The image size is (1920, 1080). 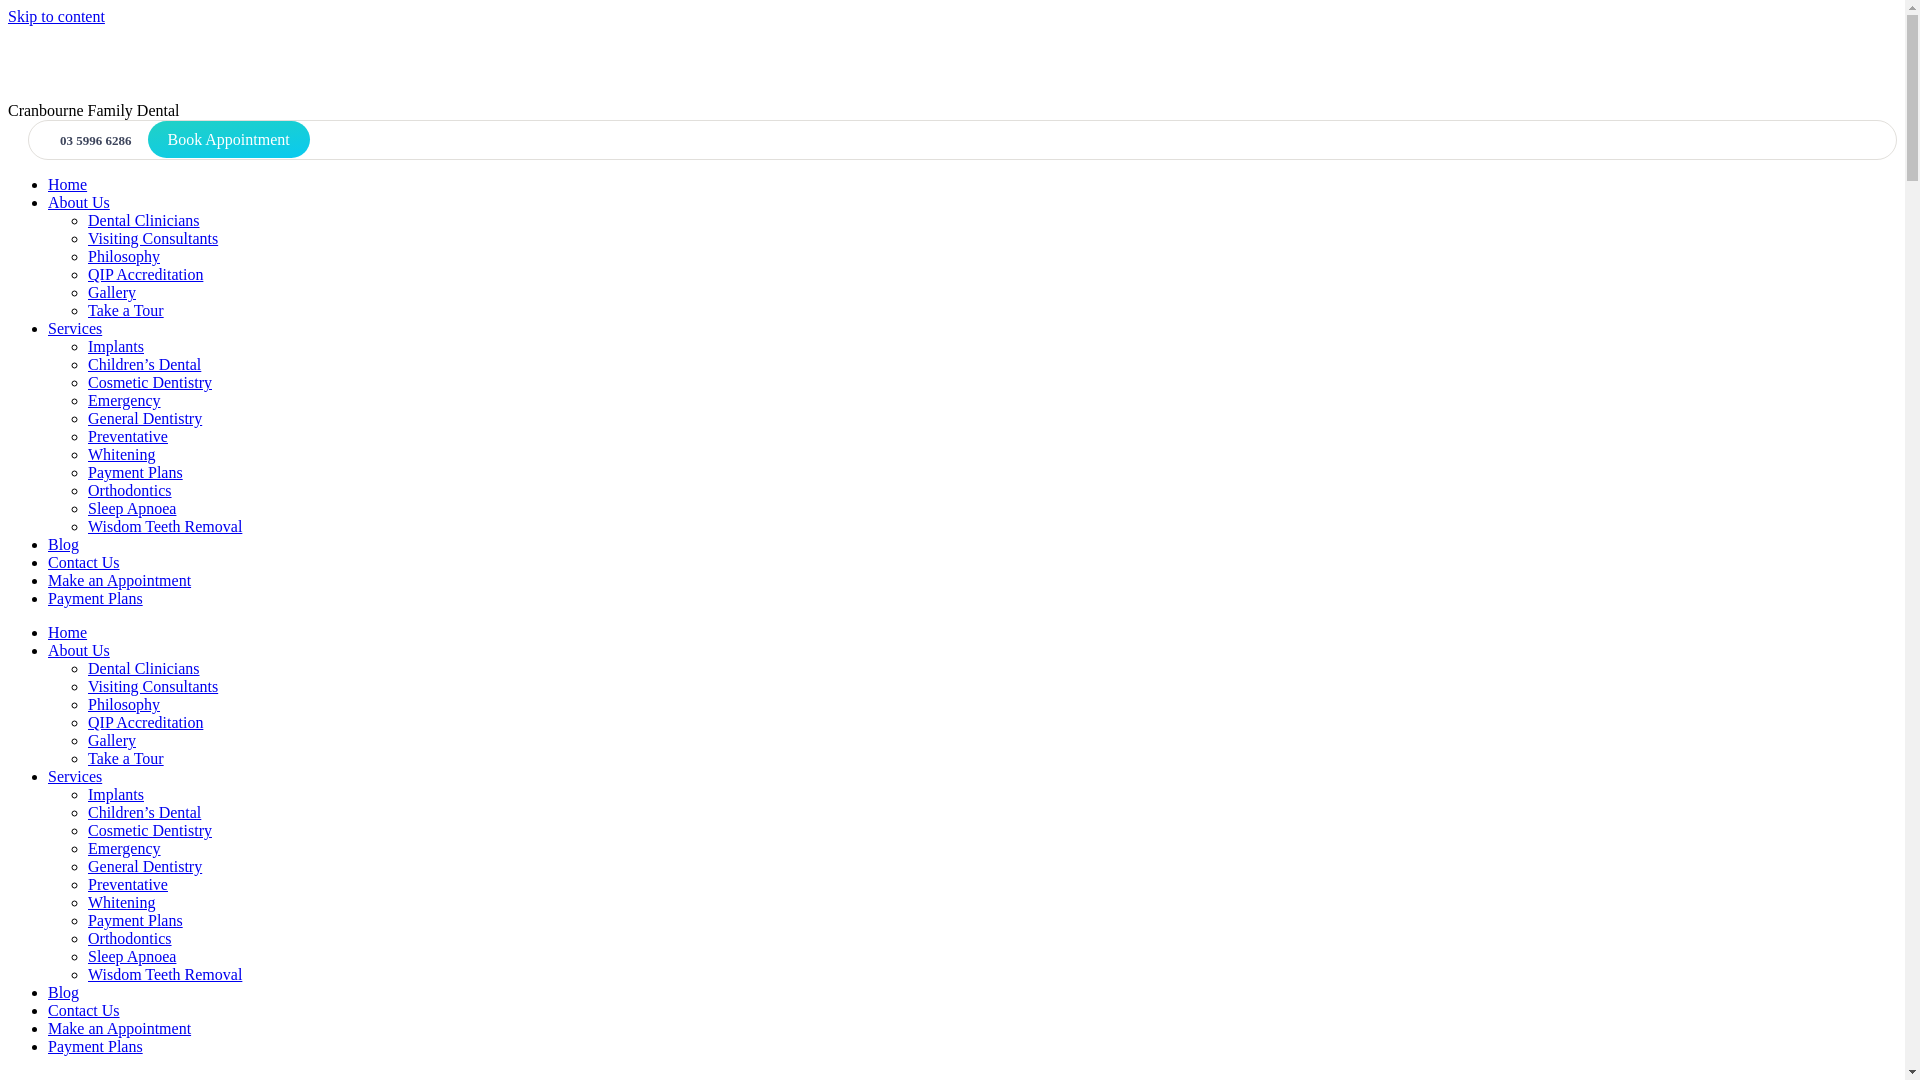 What do you see at coordinates (56, 16) in the screenshot?
I see `'Skip to content'` at bounding box center [56, 16].